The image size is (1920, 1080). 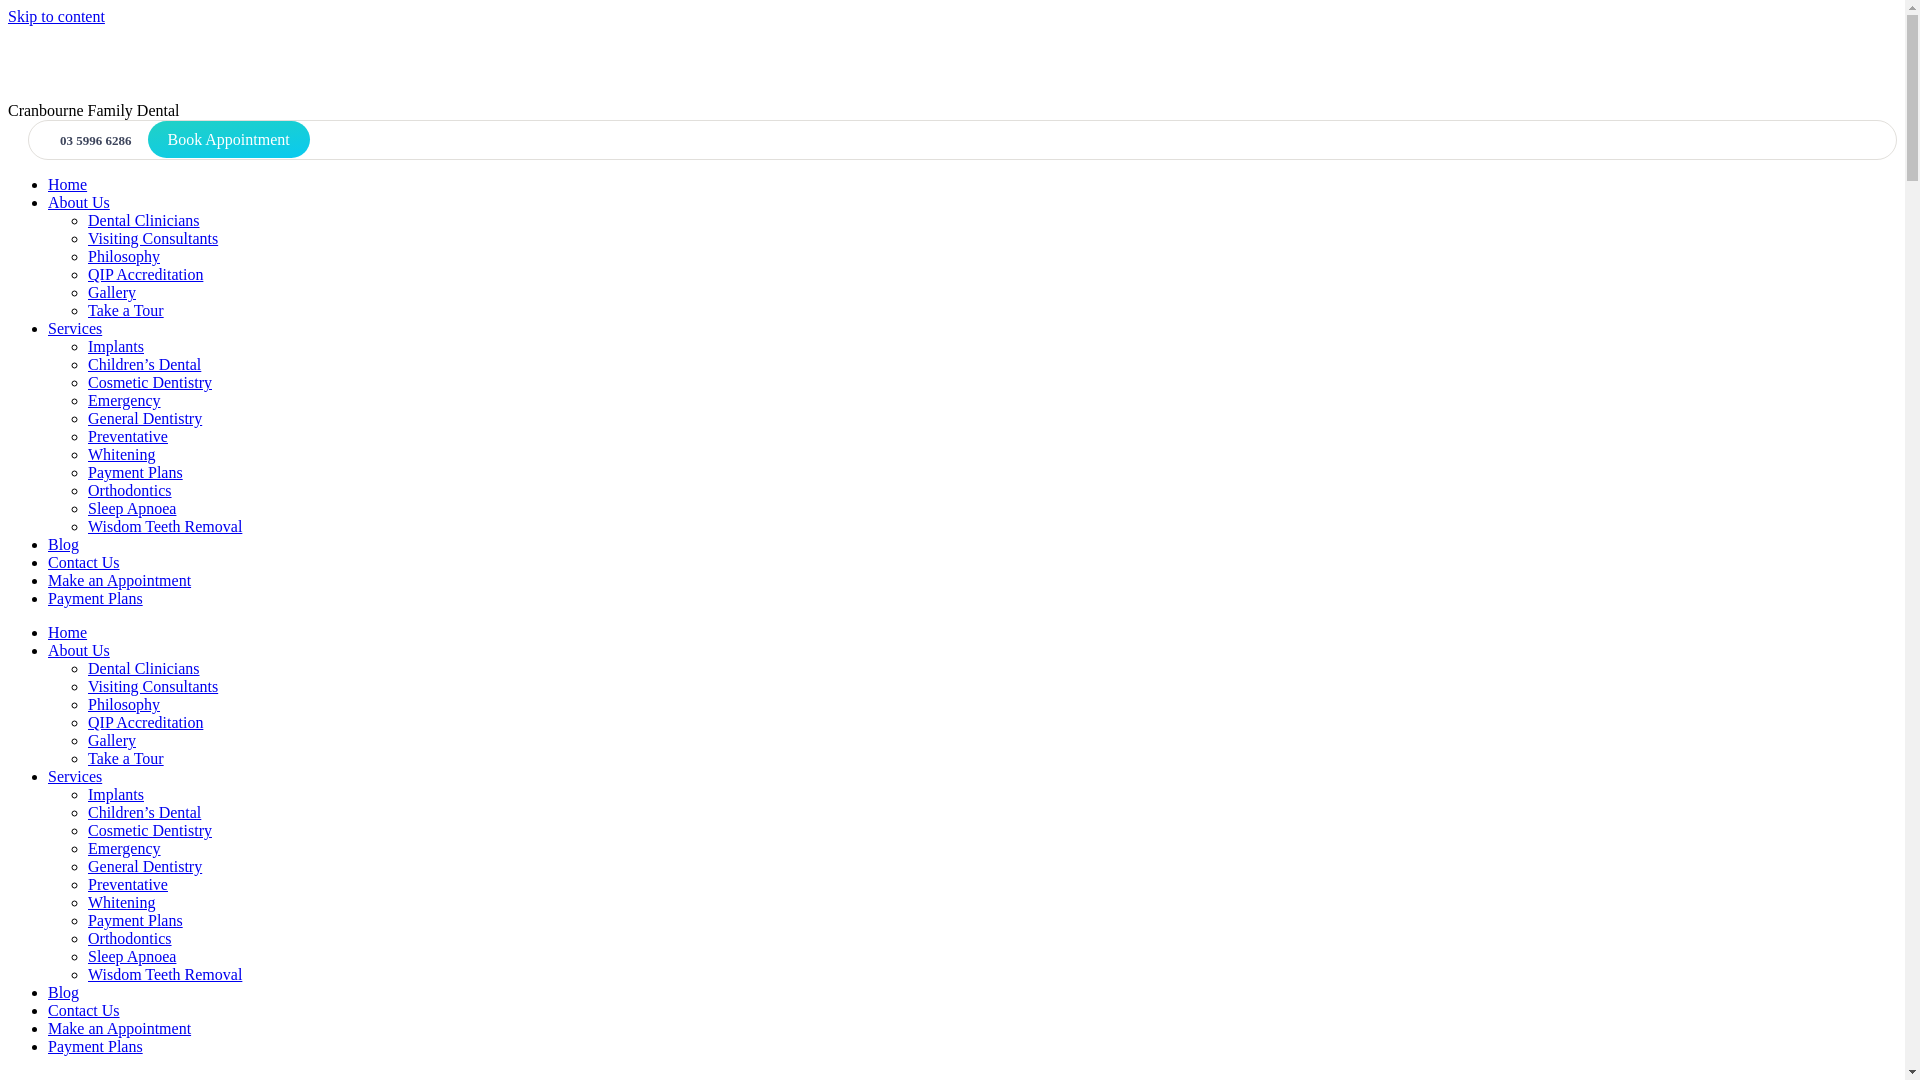 What do you see at coordinates (56, 16) in the screenshot?
I see `'Skip to content'` at bounding box center [56, 16].